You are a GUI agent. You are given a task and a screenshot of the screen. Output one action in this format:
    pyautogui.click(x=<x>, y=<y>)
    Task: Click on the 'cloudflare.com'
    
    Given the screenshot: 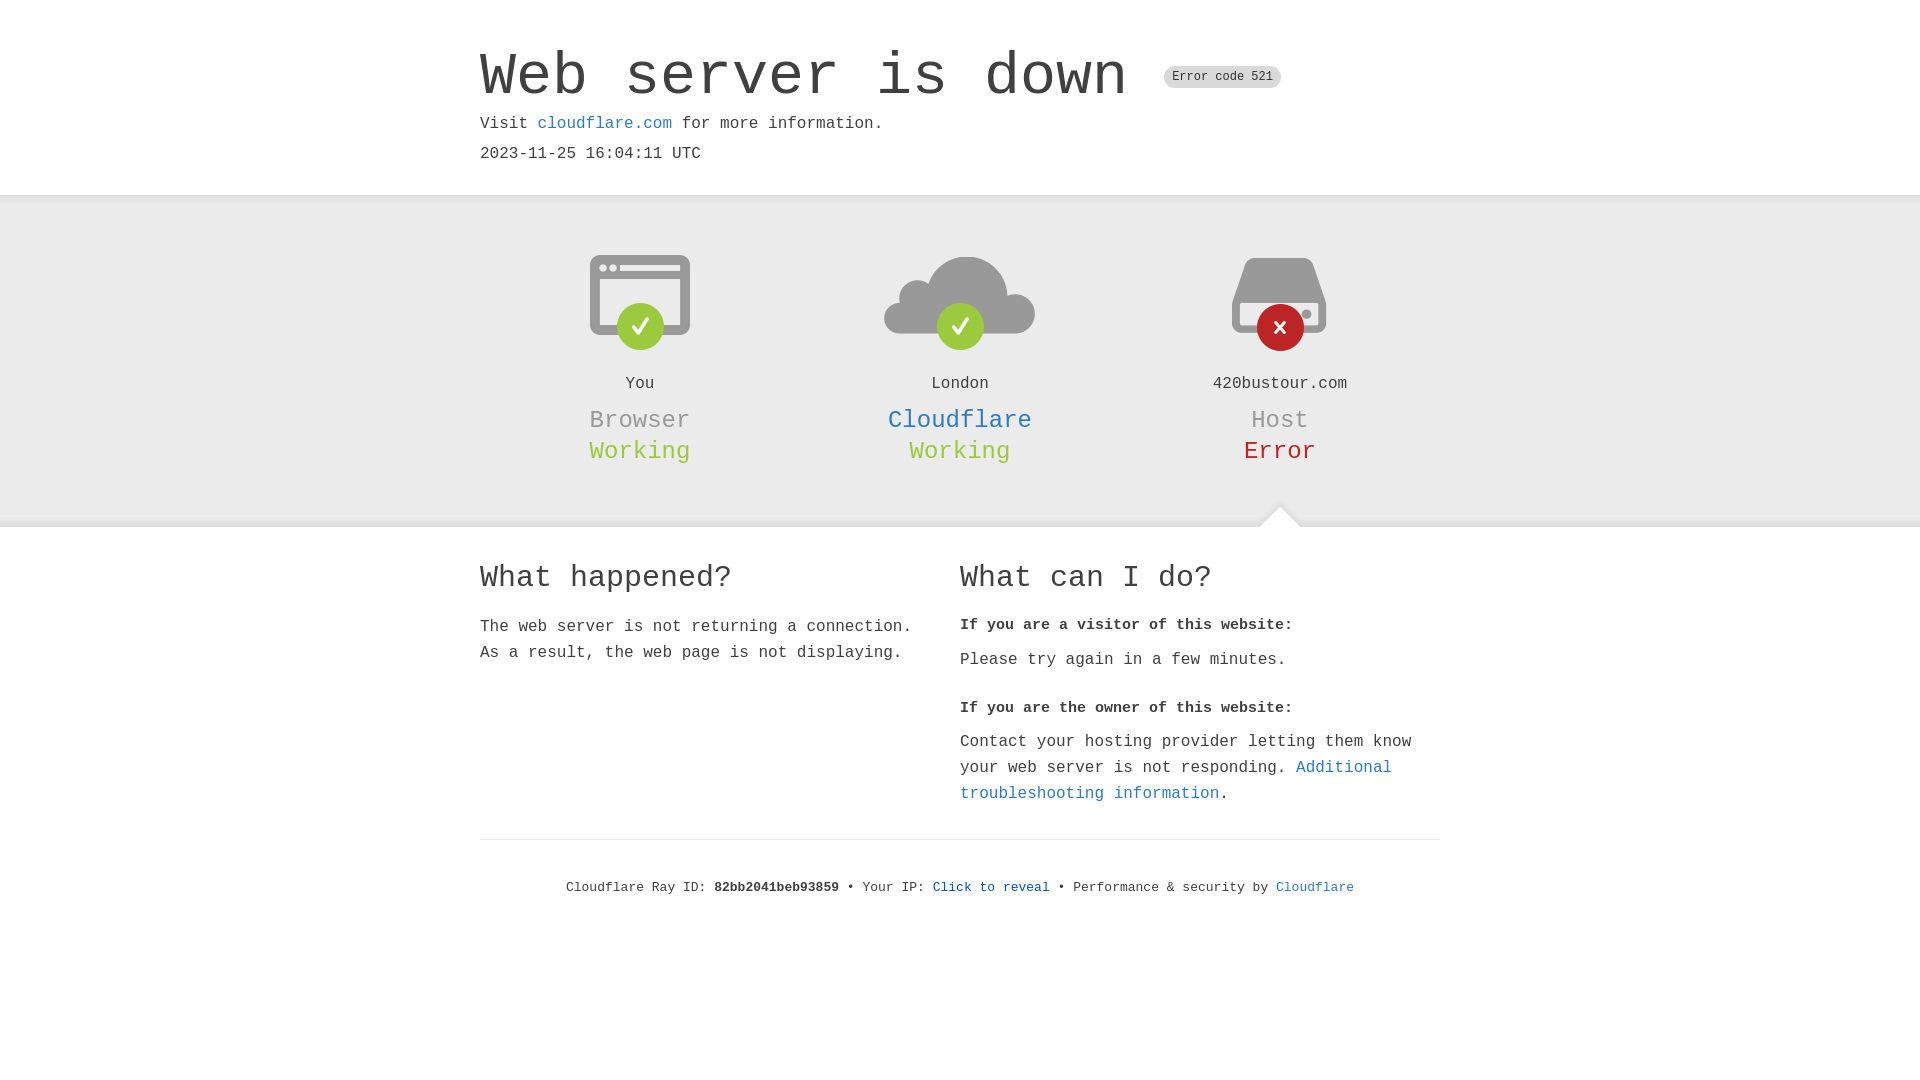 What is the action you would take?
    pyautogui.click(x=603, y=123)
    